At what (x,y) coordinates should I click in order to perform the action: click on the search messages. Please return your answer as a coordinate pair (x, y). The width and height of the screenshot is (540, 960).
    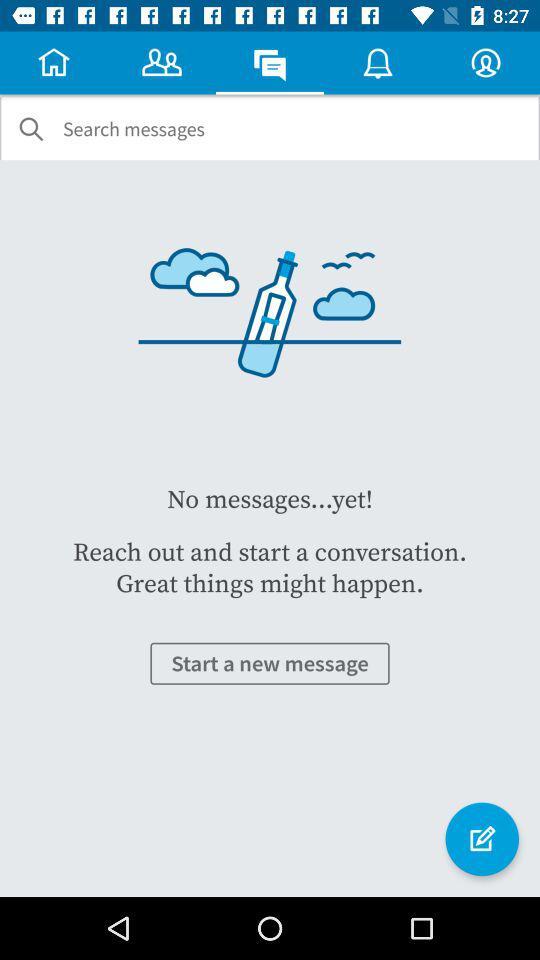
    Looking at the image, I should click on (133, 128).